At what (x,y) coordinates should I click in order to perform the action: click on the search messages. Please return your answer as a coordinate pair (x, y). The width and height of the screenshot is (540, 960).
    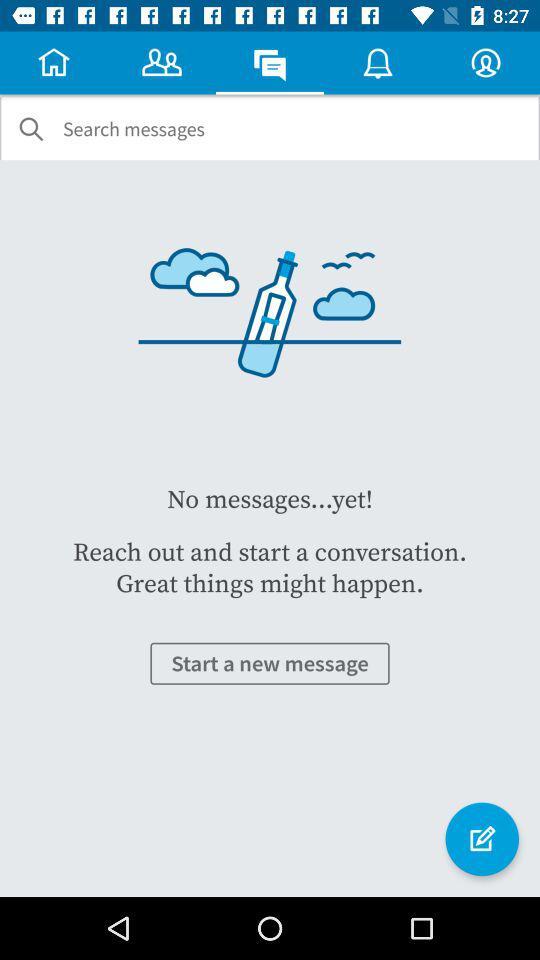
    Looking at the image, I should click on (133, 128).